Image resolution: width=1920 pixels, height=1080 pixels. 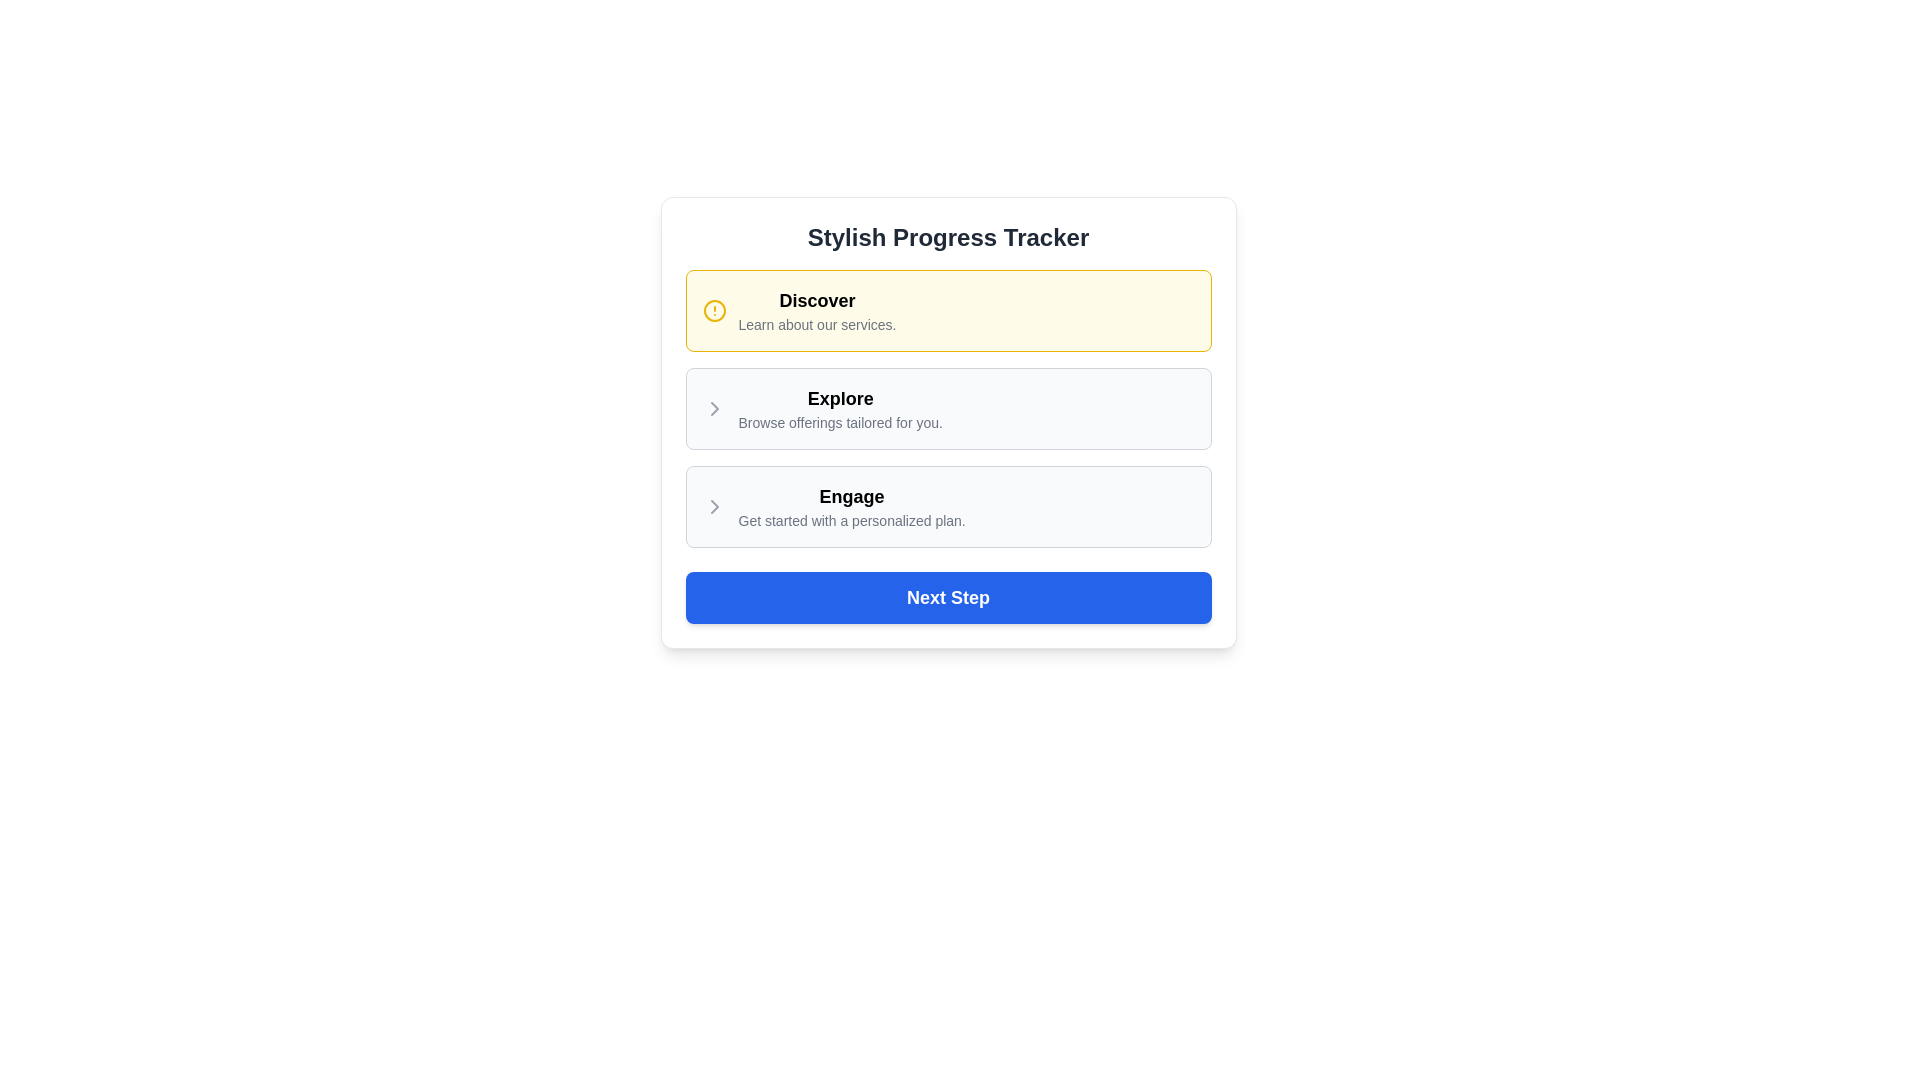 What do you see at coordinates (817, 311) in the screenshot?
I see `text content displayed in the highlighted box, which includes 'Discover' in bold and 'Learn about our services.' in light gray` at bounding box center [817, 311].